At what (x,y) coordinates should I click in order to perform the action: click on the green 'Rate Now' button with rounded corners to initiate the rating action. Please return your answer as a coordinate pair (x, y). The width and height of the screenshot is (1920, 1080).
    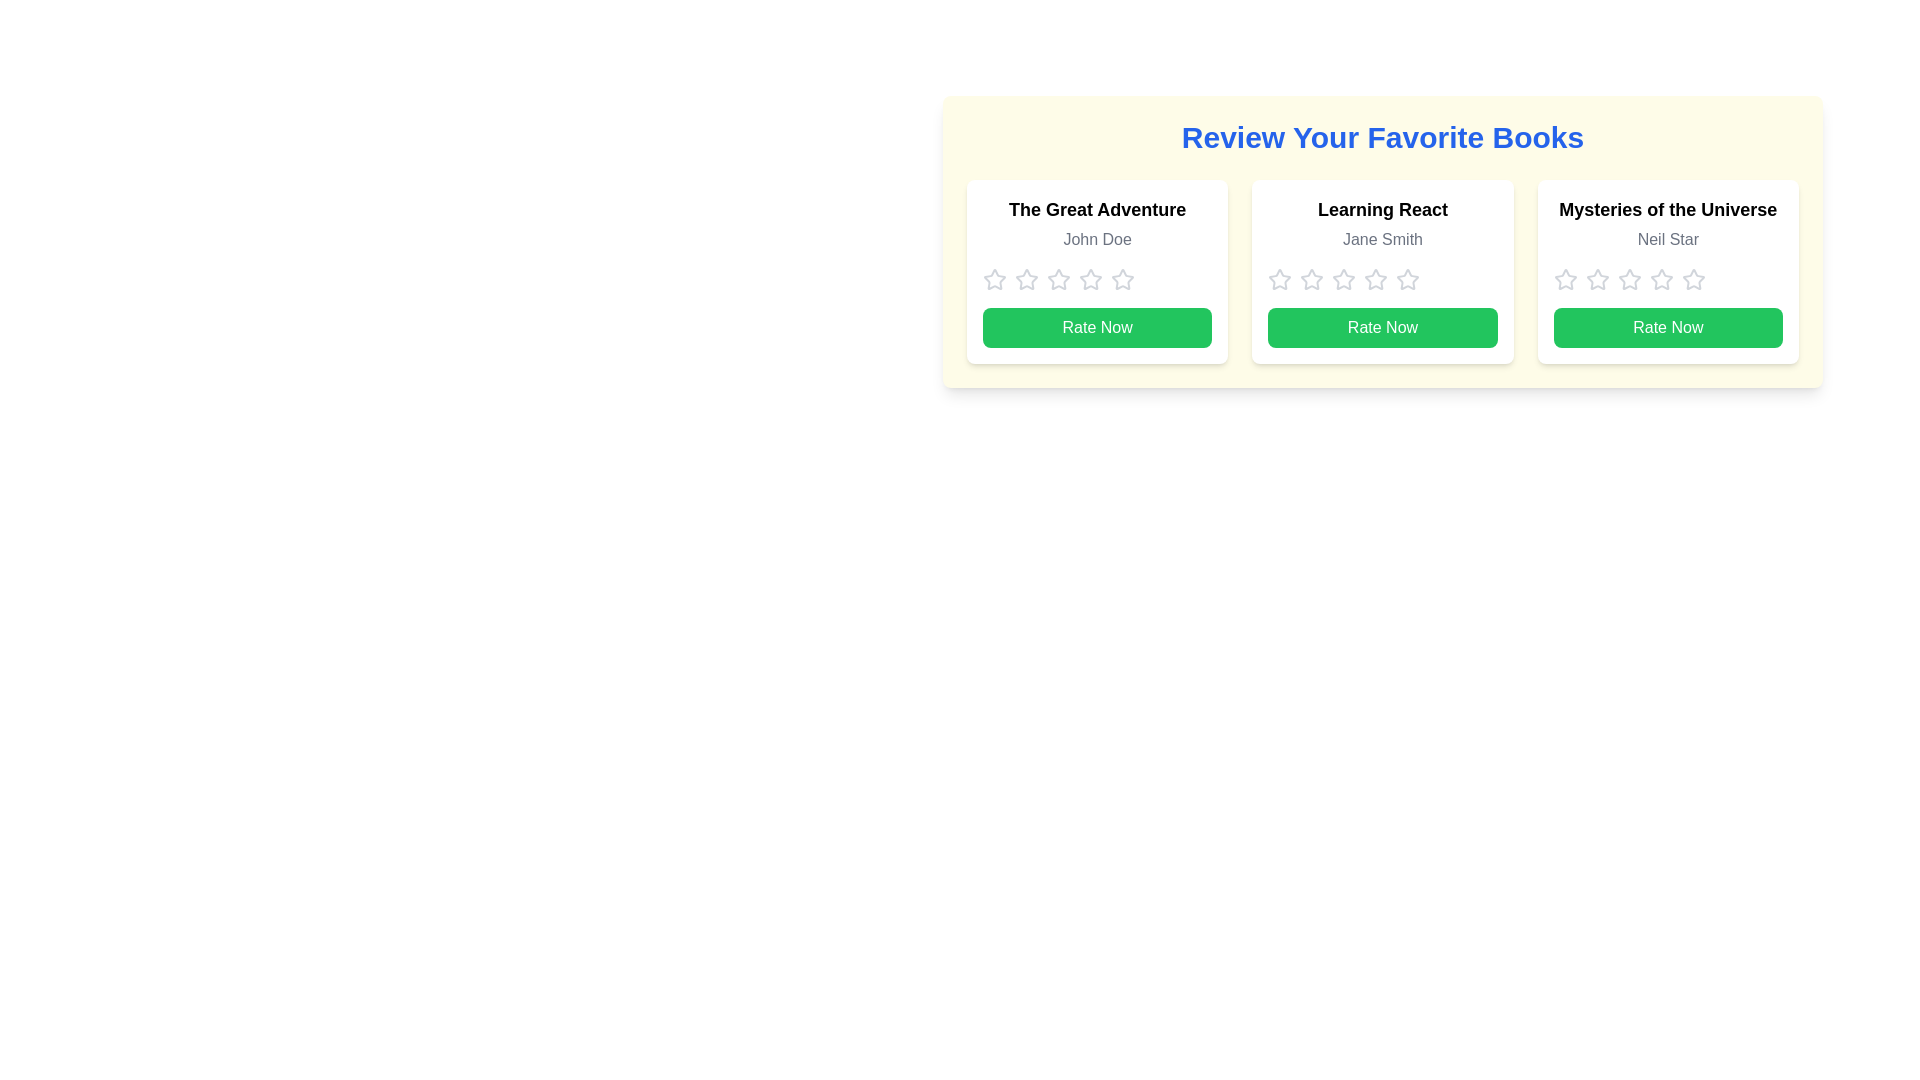
    Looking at the image, I should click on (1096, 326).